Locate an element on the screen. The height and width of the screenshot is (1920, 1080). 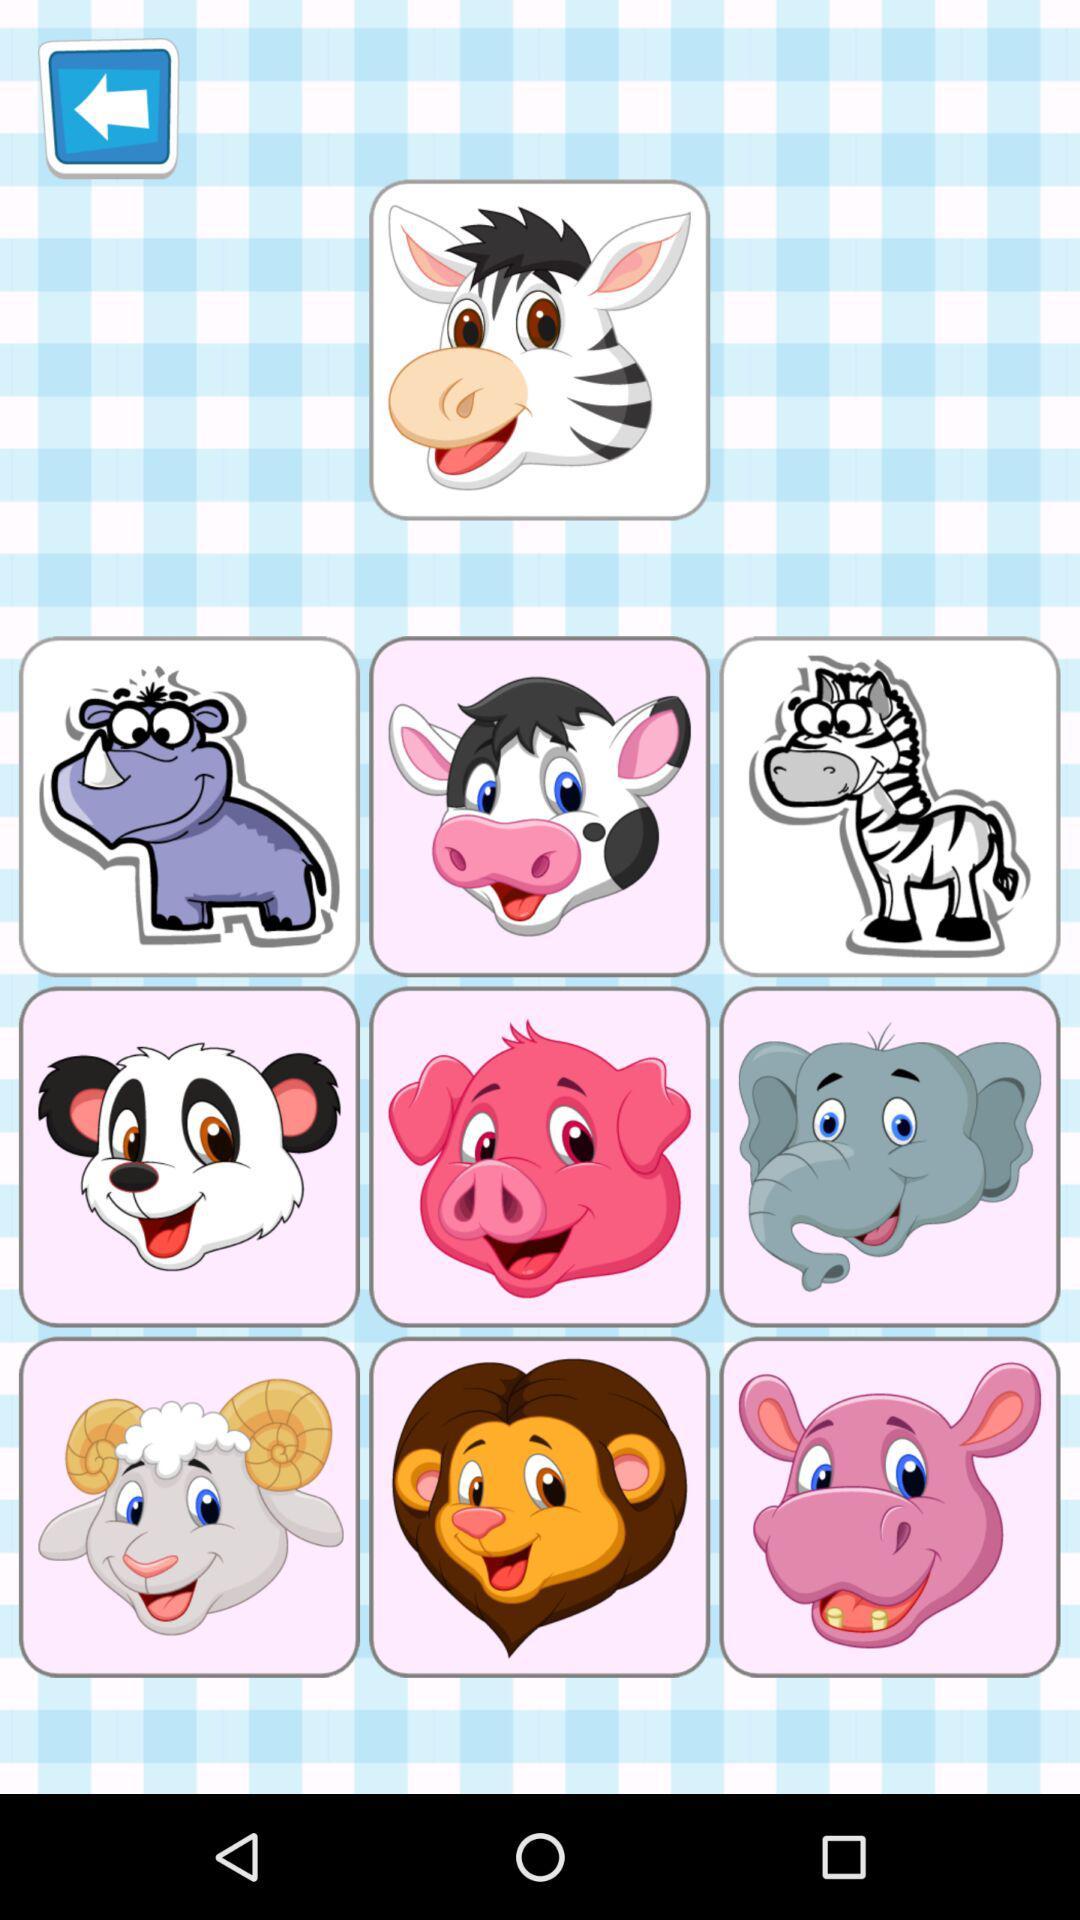
the left side image of zebra is located at coordinates (538, 806).